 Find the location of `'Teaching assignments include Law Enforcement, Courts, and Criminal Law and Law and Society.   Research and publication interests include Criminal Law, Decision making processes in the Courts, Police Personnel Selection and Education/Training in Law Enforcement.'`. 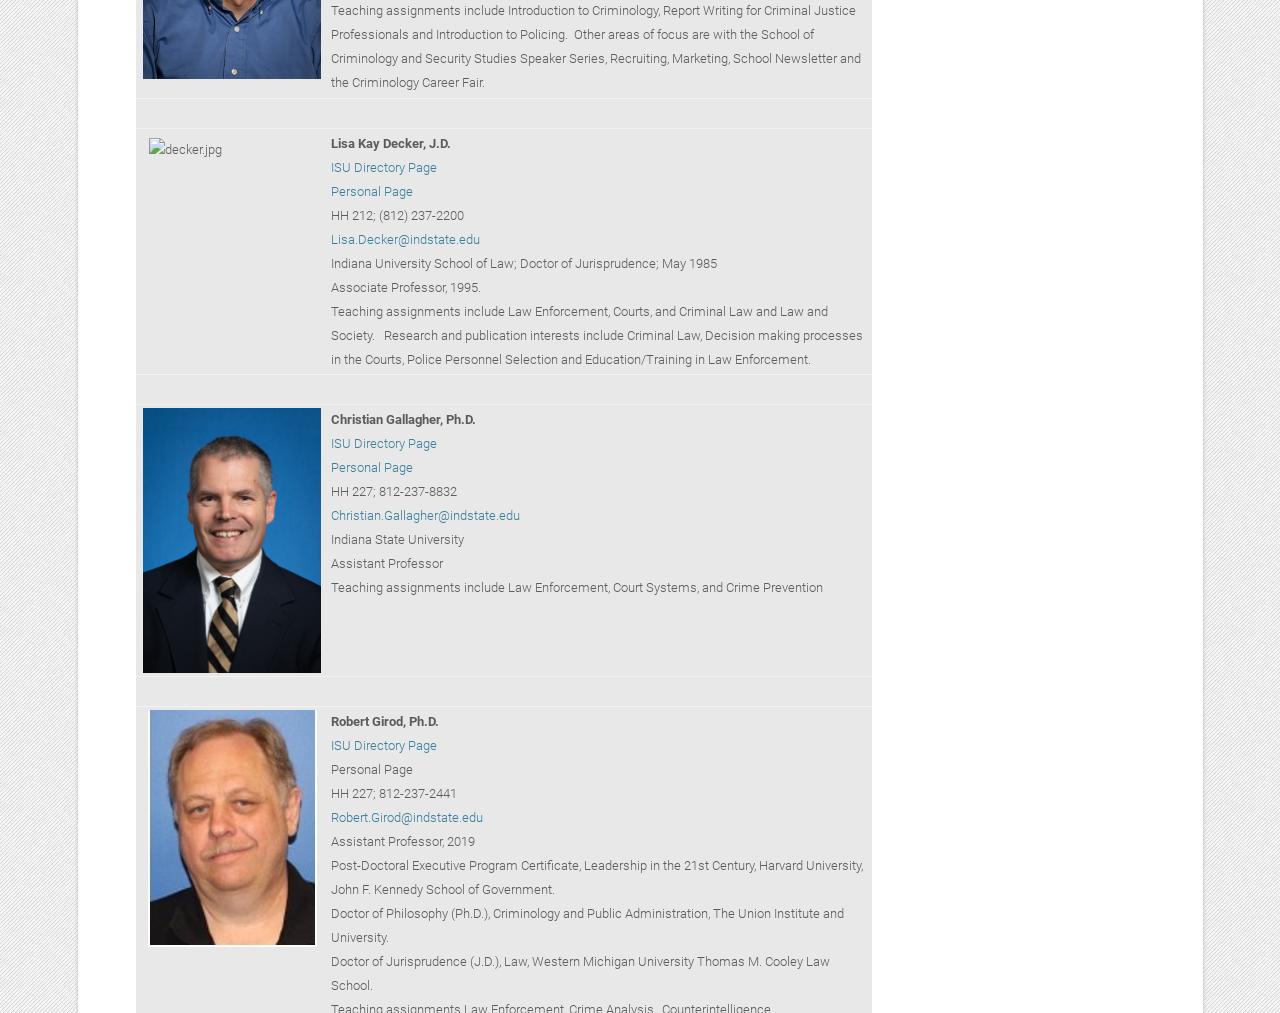

'Teaching assignments include Law Enforcement, Courts, and Criminal Law and Law and Society.   Research and publication interests include Criminal Law, Decision making processes in the Courts, Police Personnel Selection and Education/Training in Law Enforcement.' is located at coordinates (594, 334).